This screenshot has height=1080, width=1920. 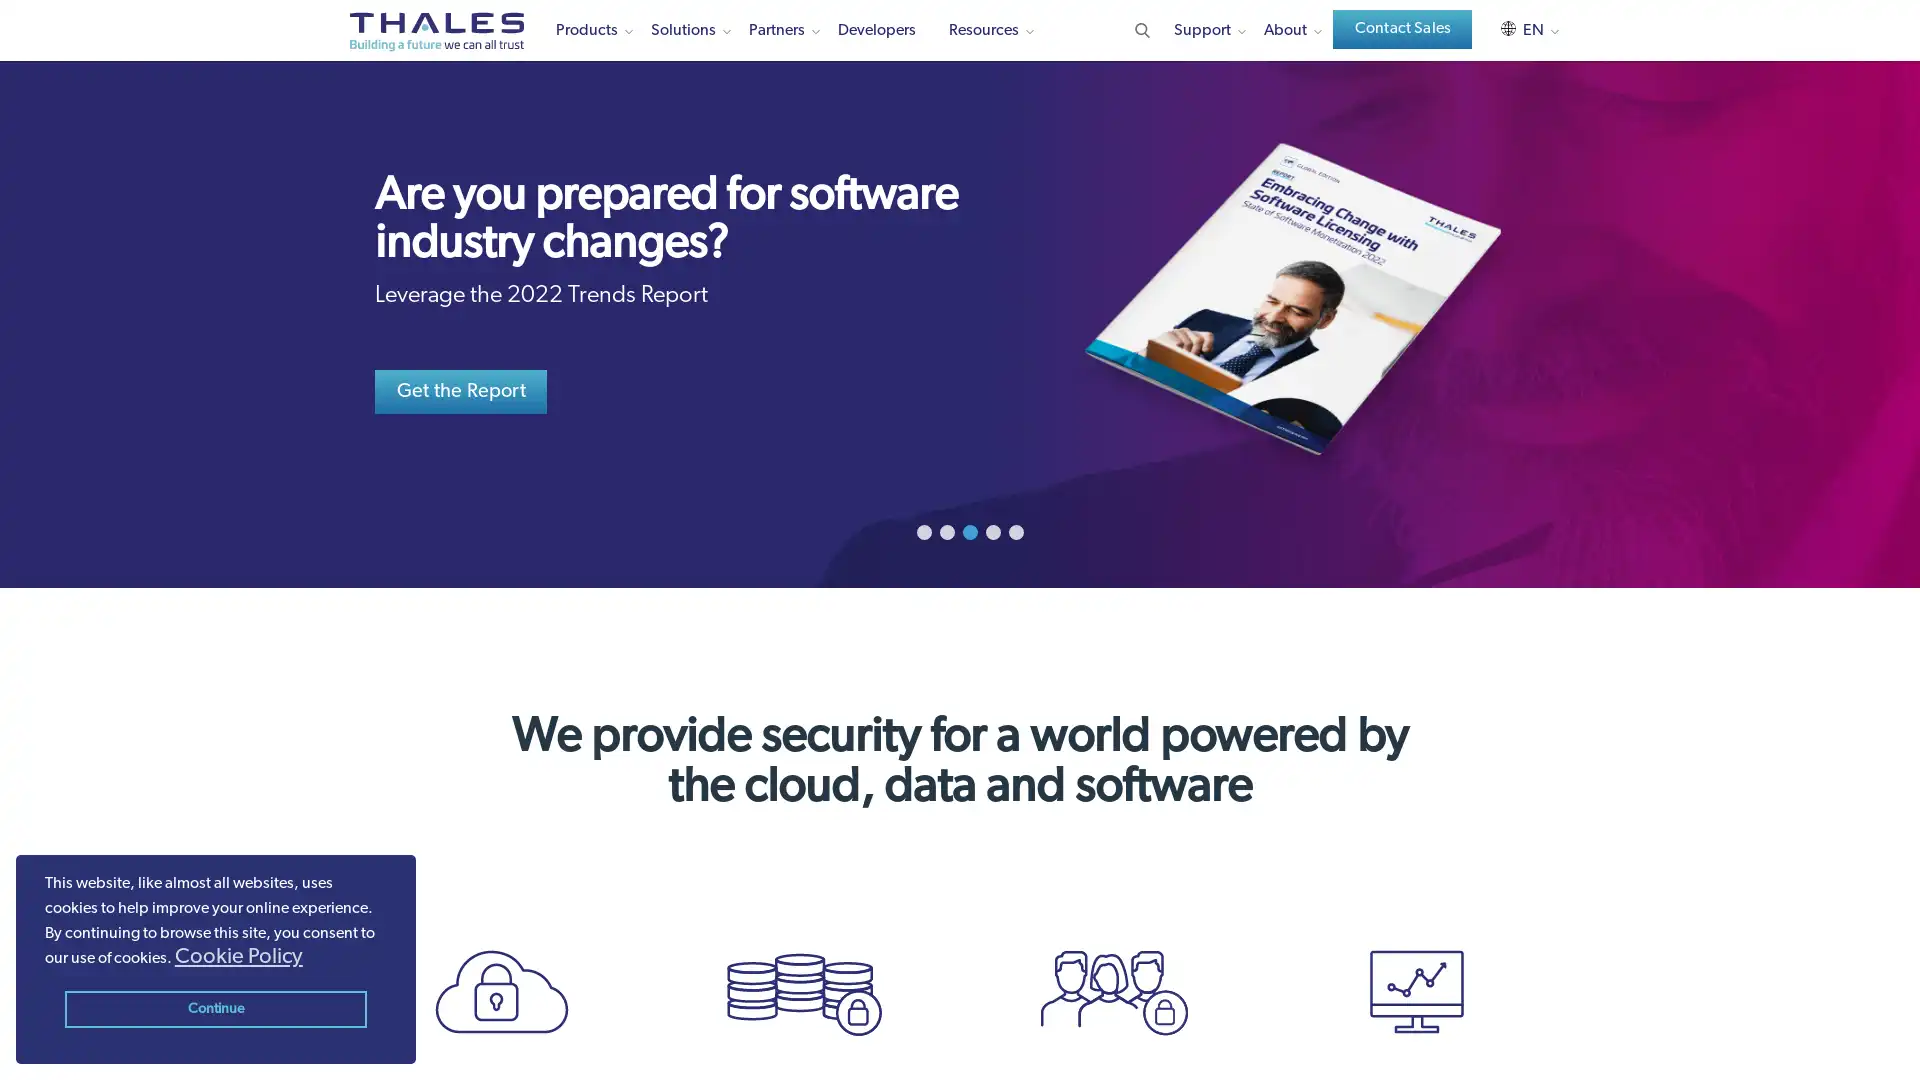 What do you see at coordinates (1015, 531) in the screenshot?
I see `5` at bounding box center [1015, 531].